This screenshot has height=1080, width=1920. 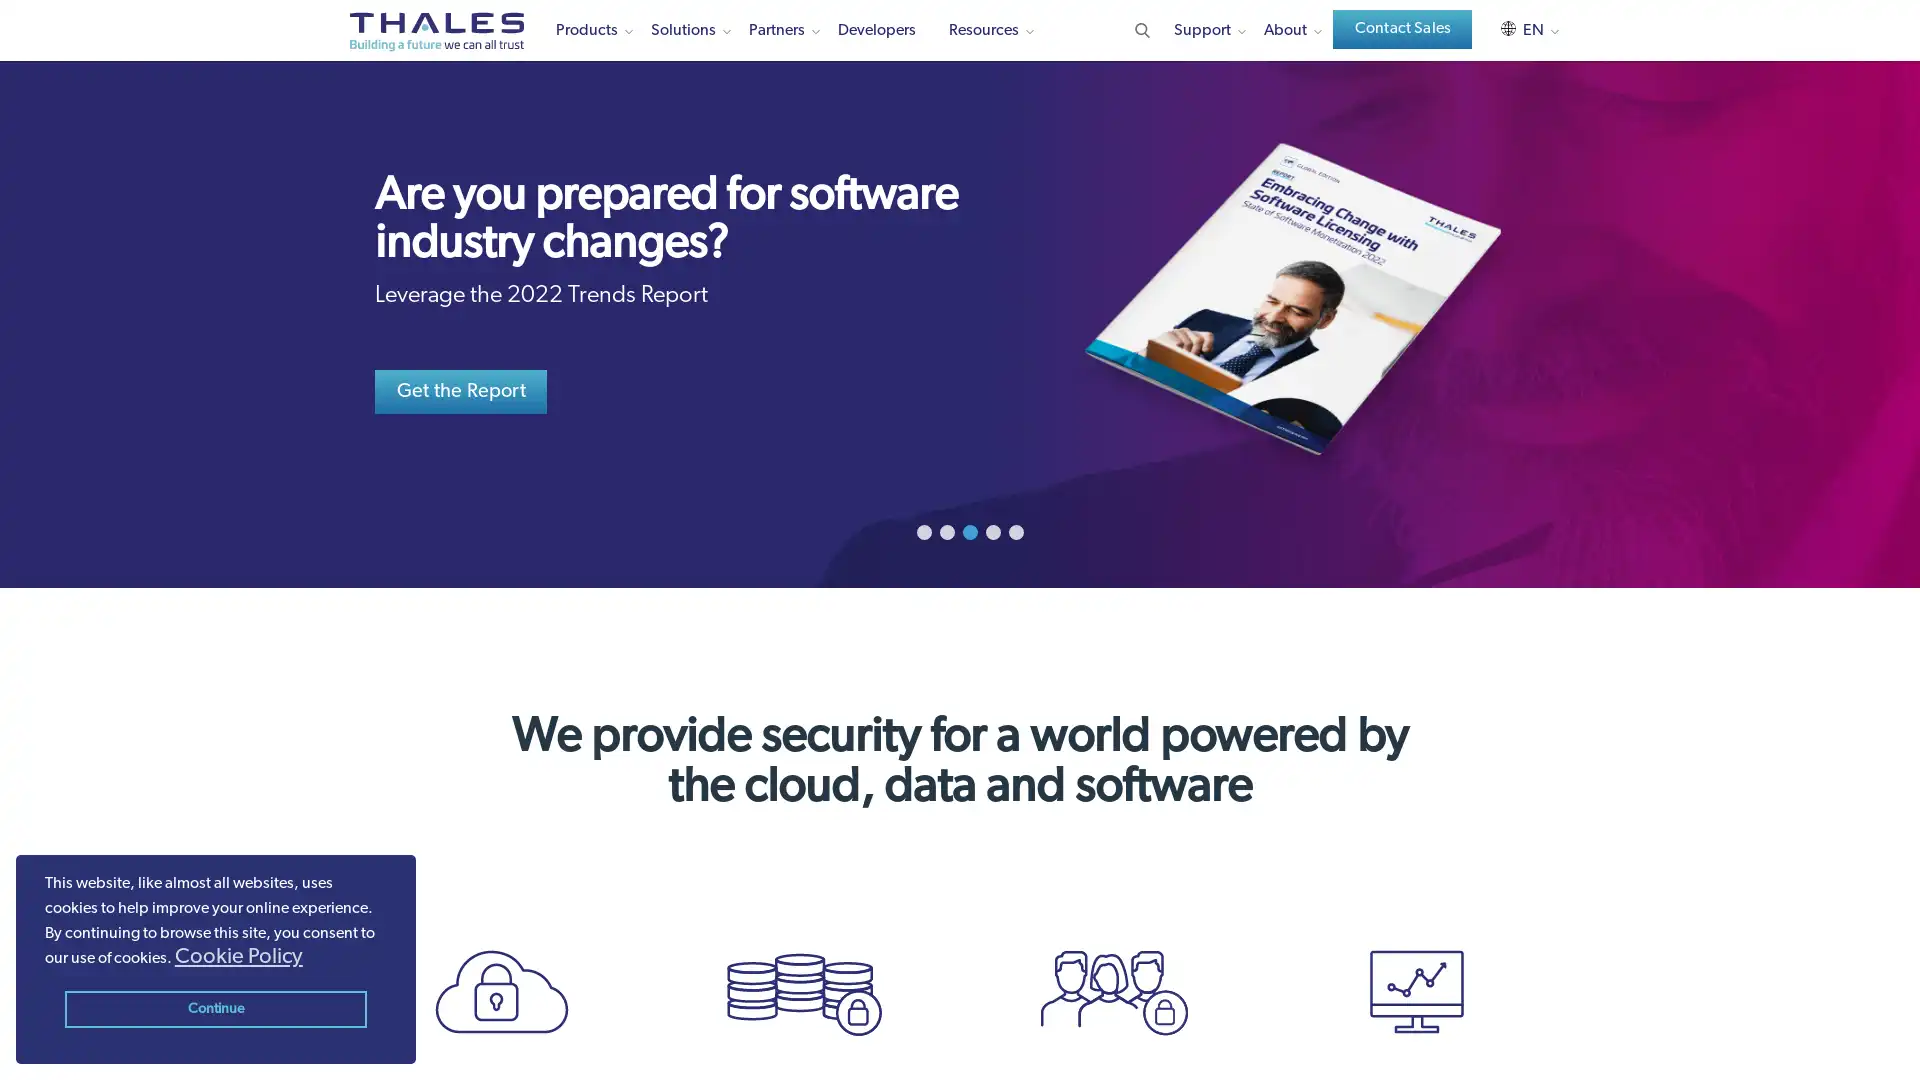 What do you see at coordinates (1015, 531) in the screenshot?
I see `5` at bounding box center [1015, 531].